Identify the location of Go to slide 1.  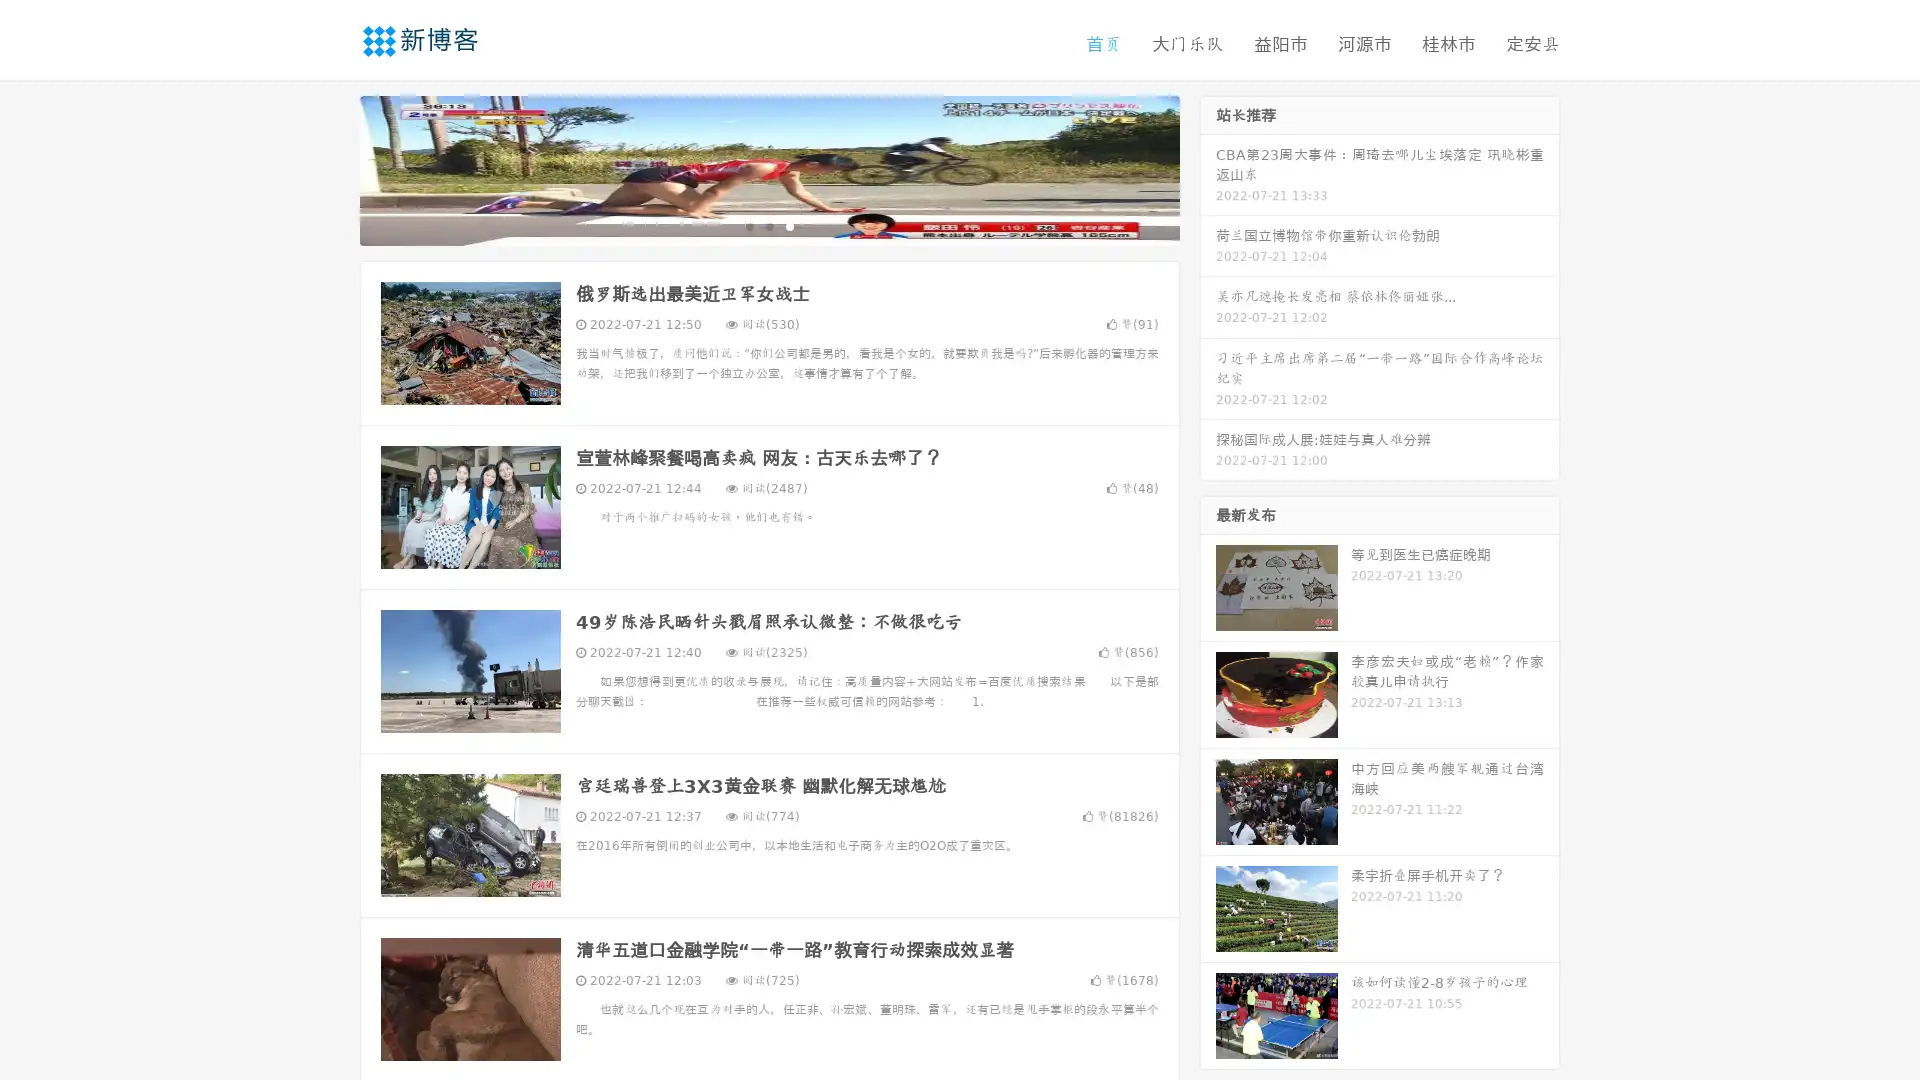
(748, 225).